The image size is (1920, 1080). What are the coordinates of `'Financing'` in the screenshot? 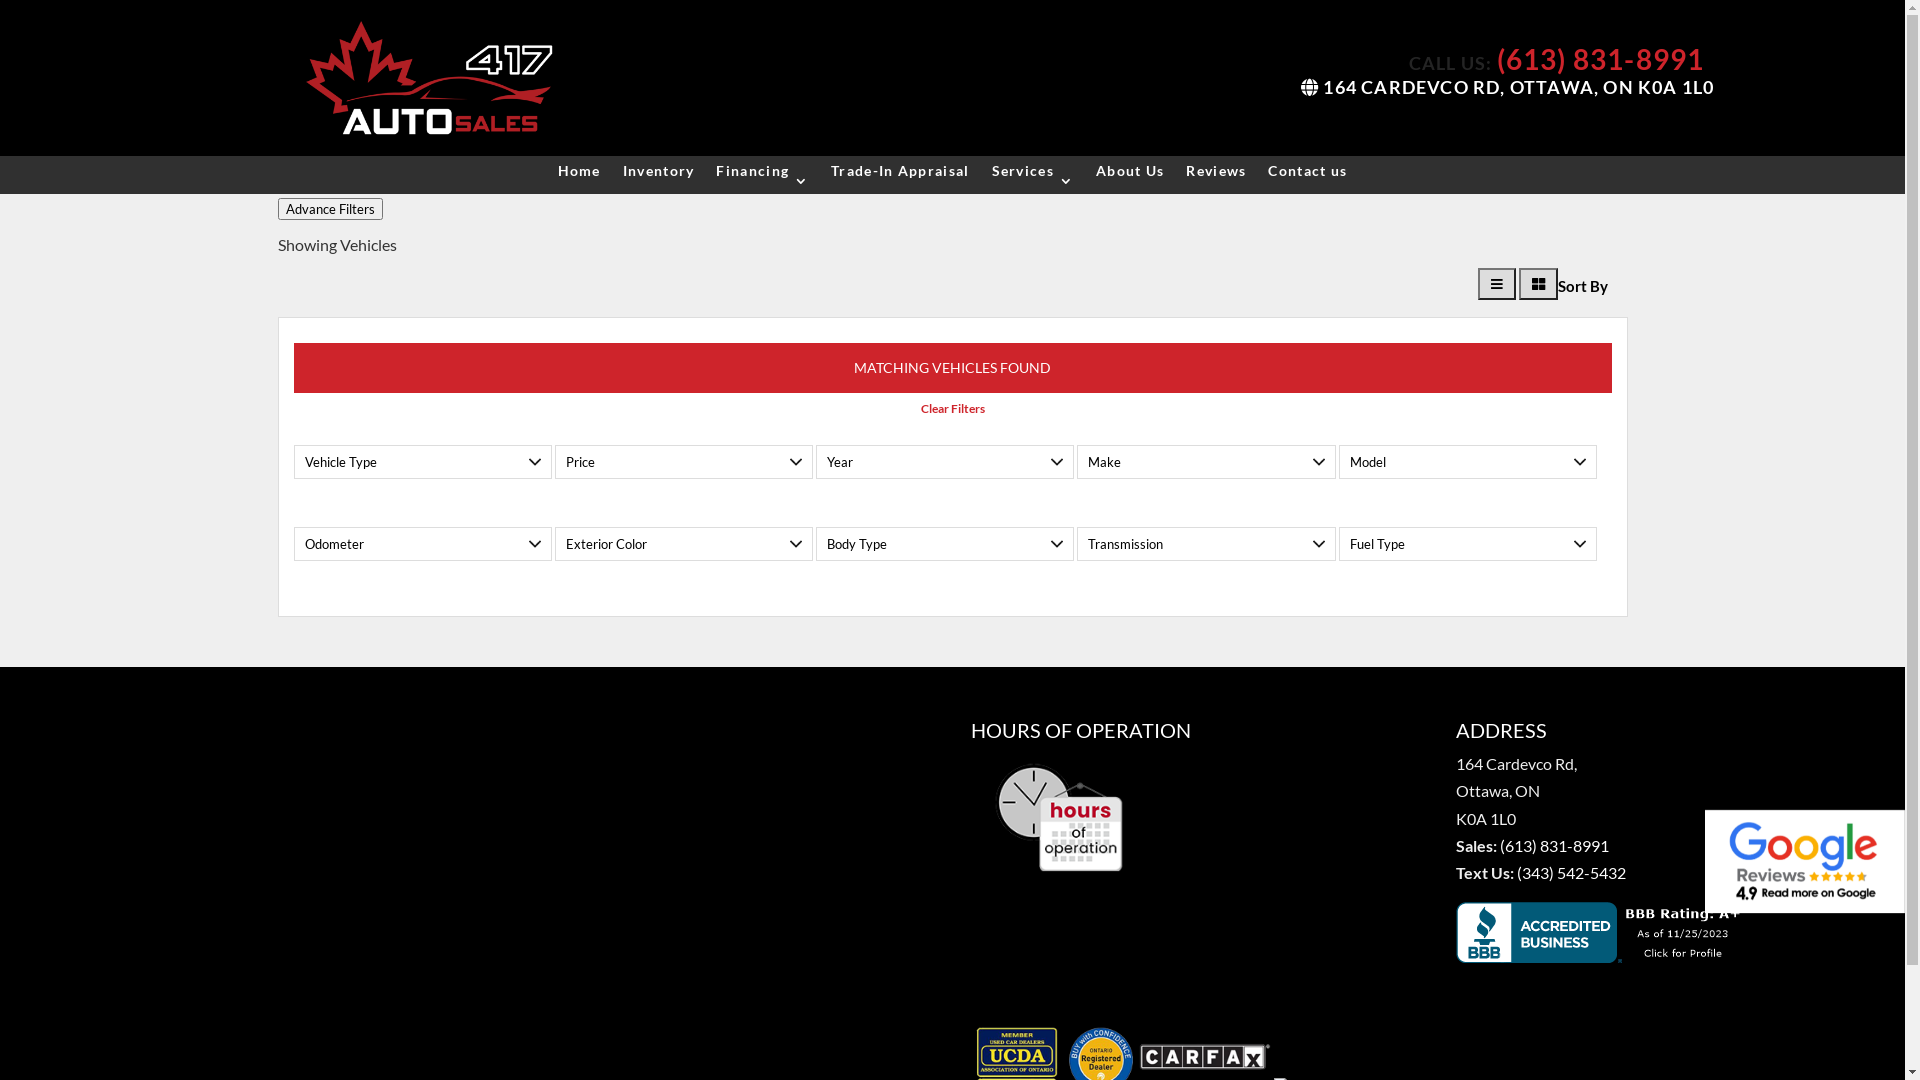 It's located at (715, 173).